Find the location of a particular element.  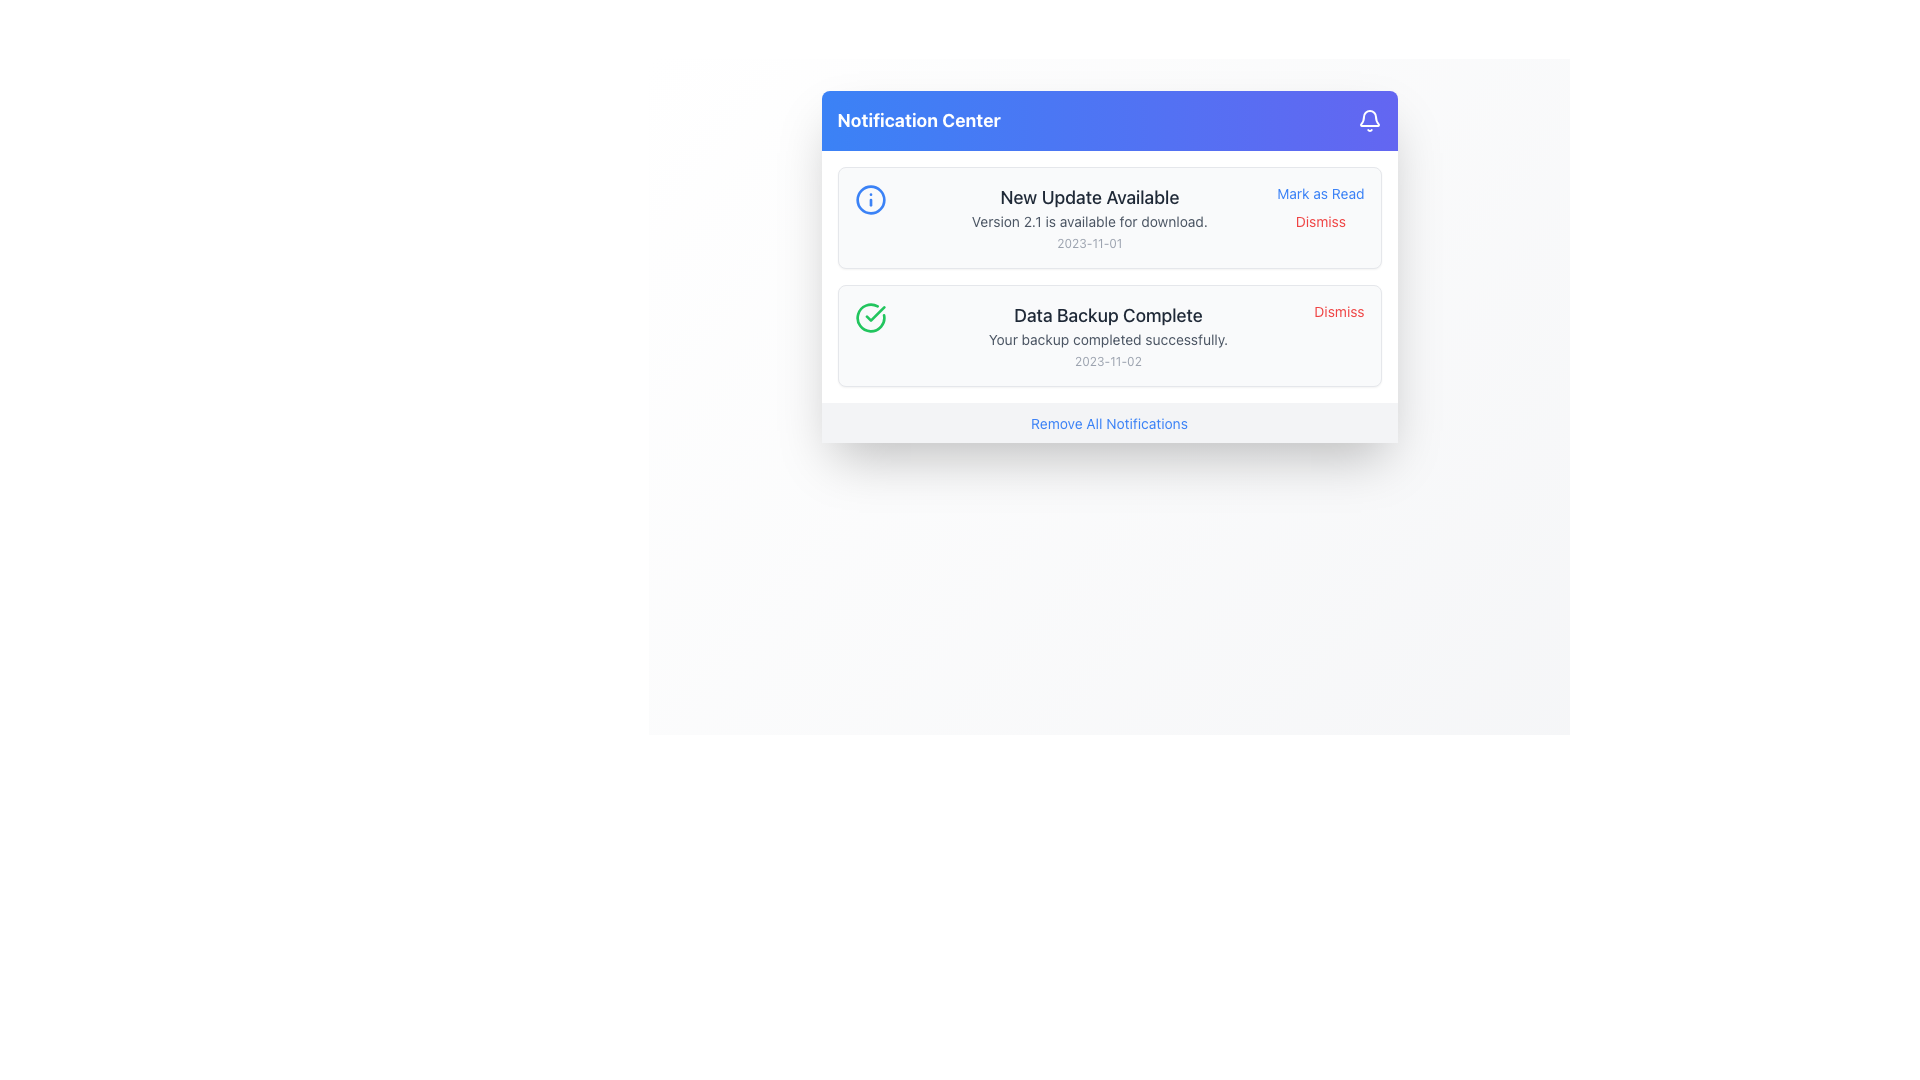

the interactive text link 'Remove All Notifications' located at the bottom of the Notification Center is located at coordinates (1108, 422).